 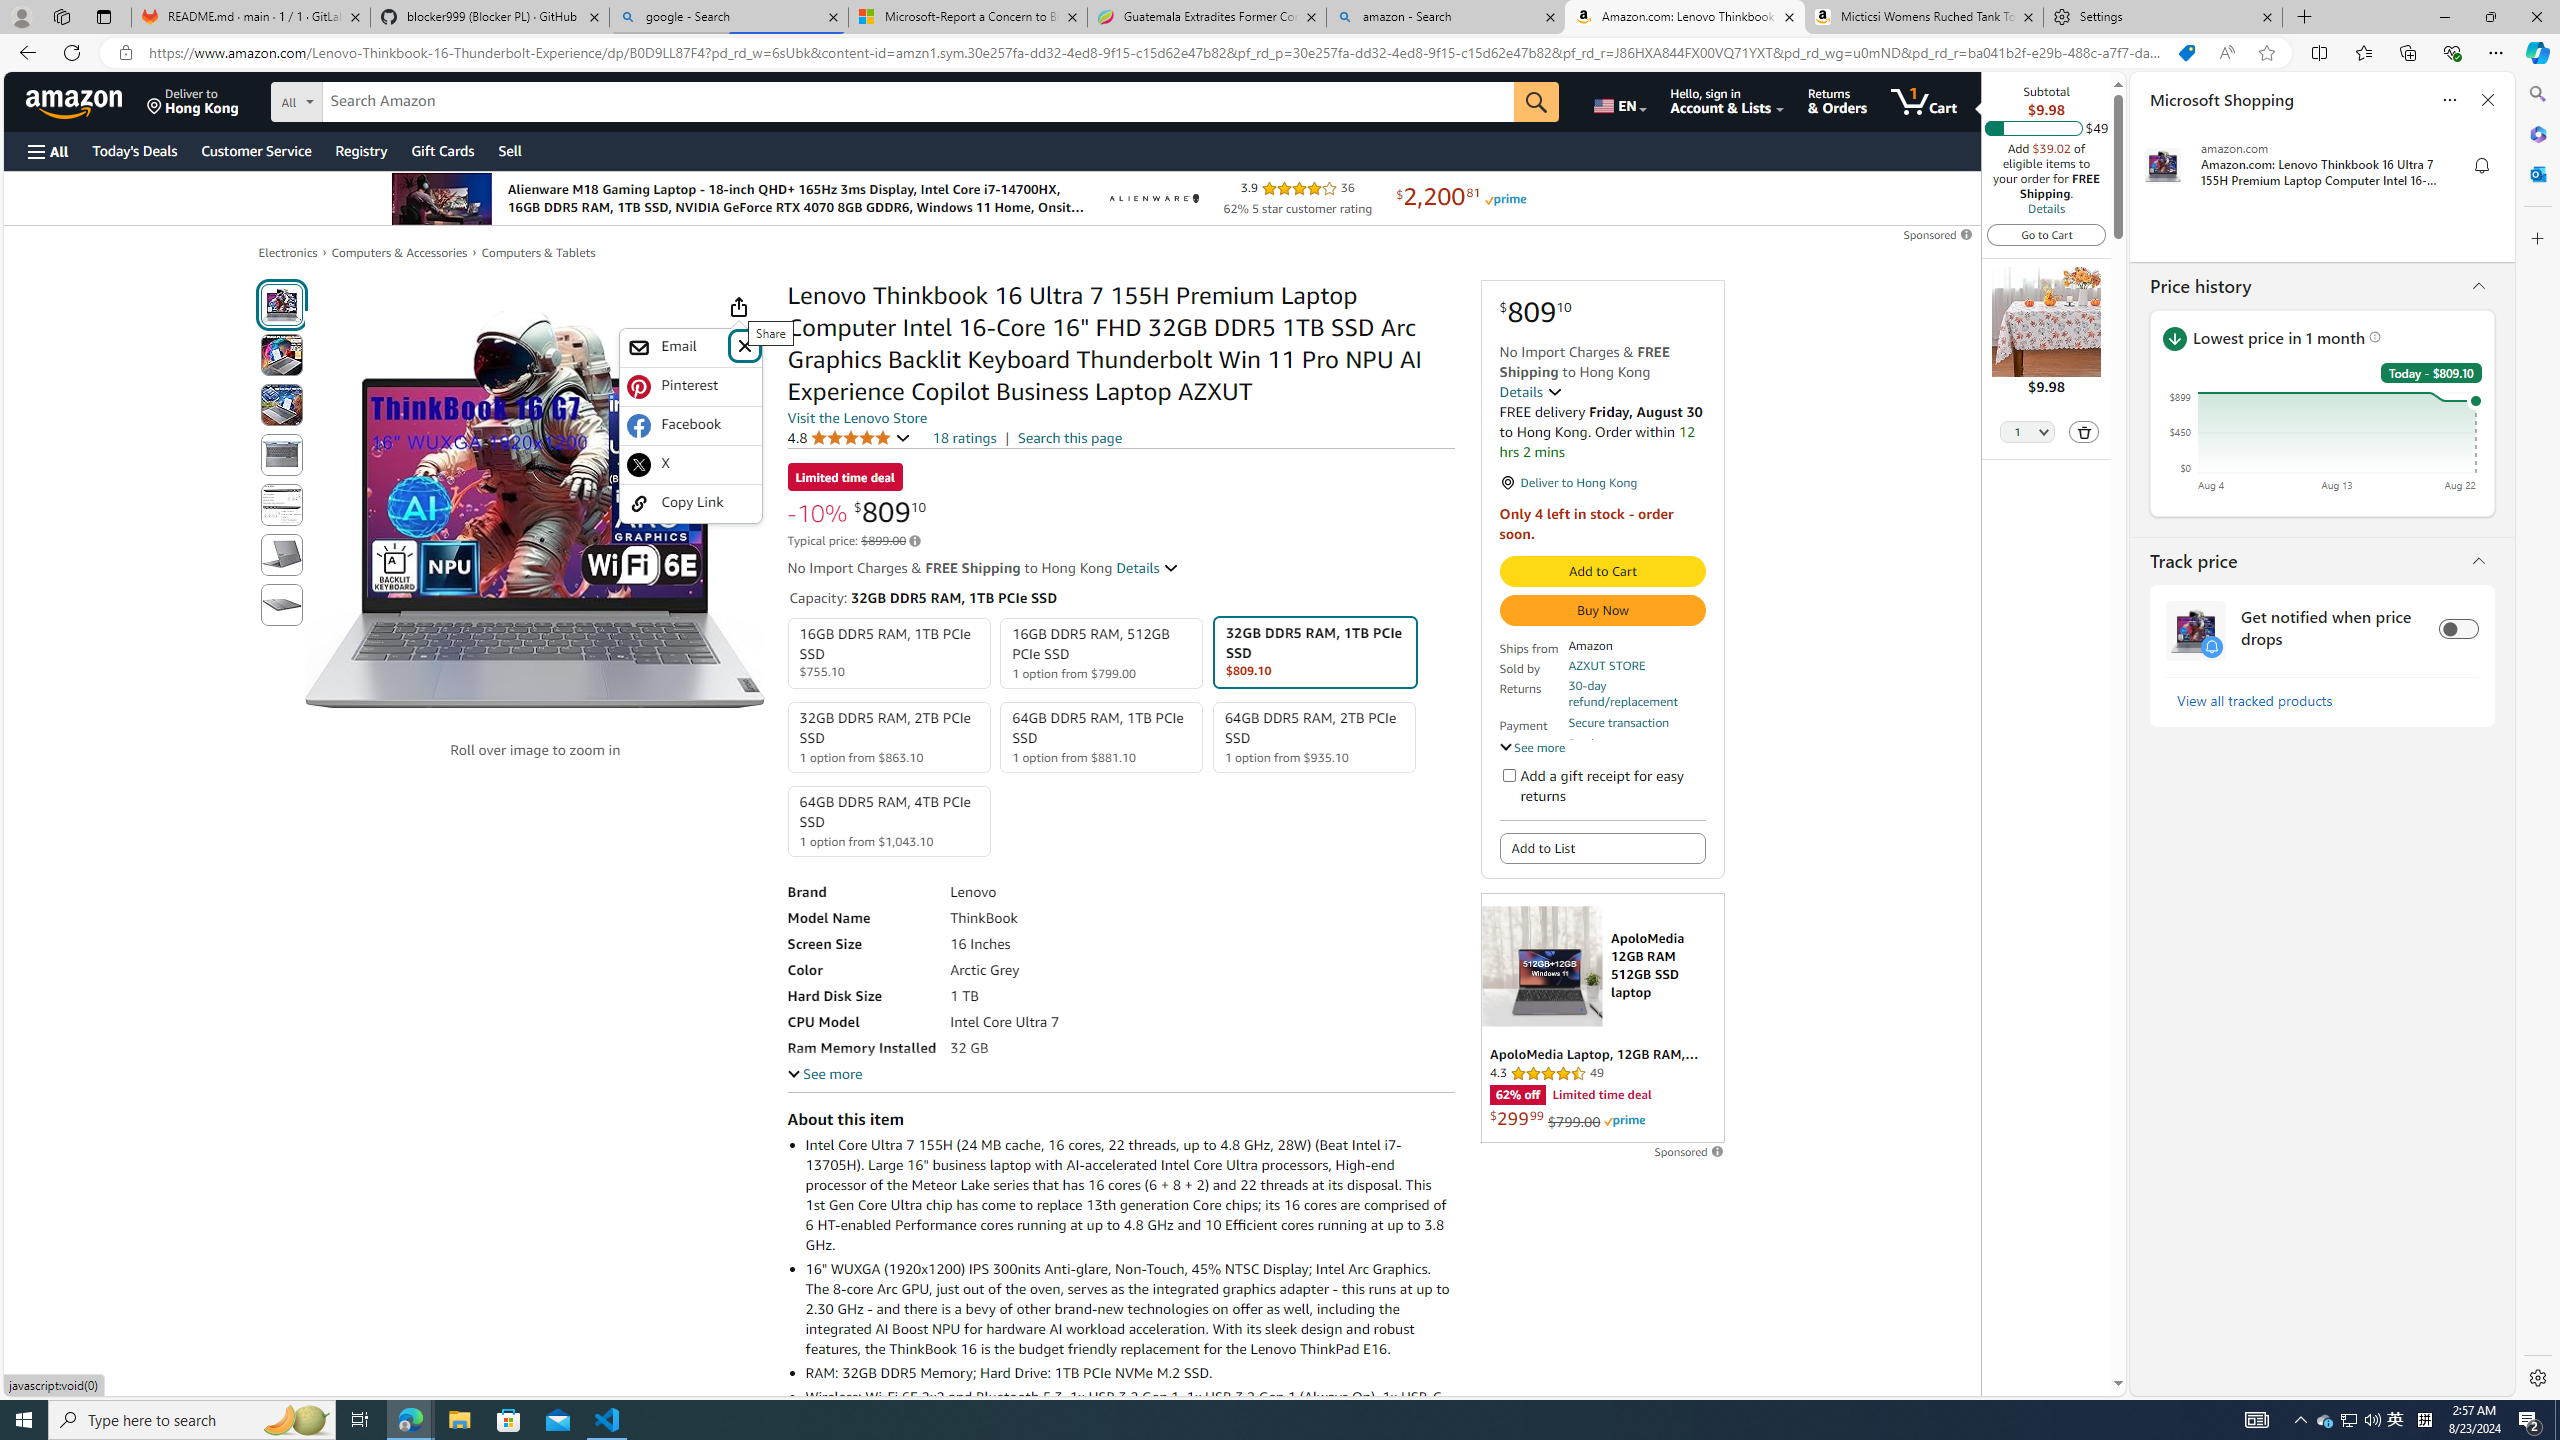 I want to click on 'Electronics', so click(x=288, y=252).